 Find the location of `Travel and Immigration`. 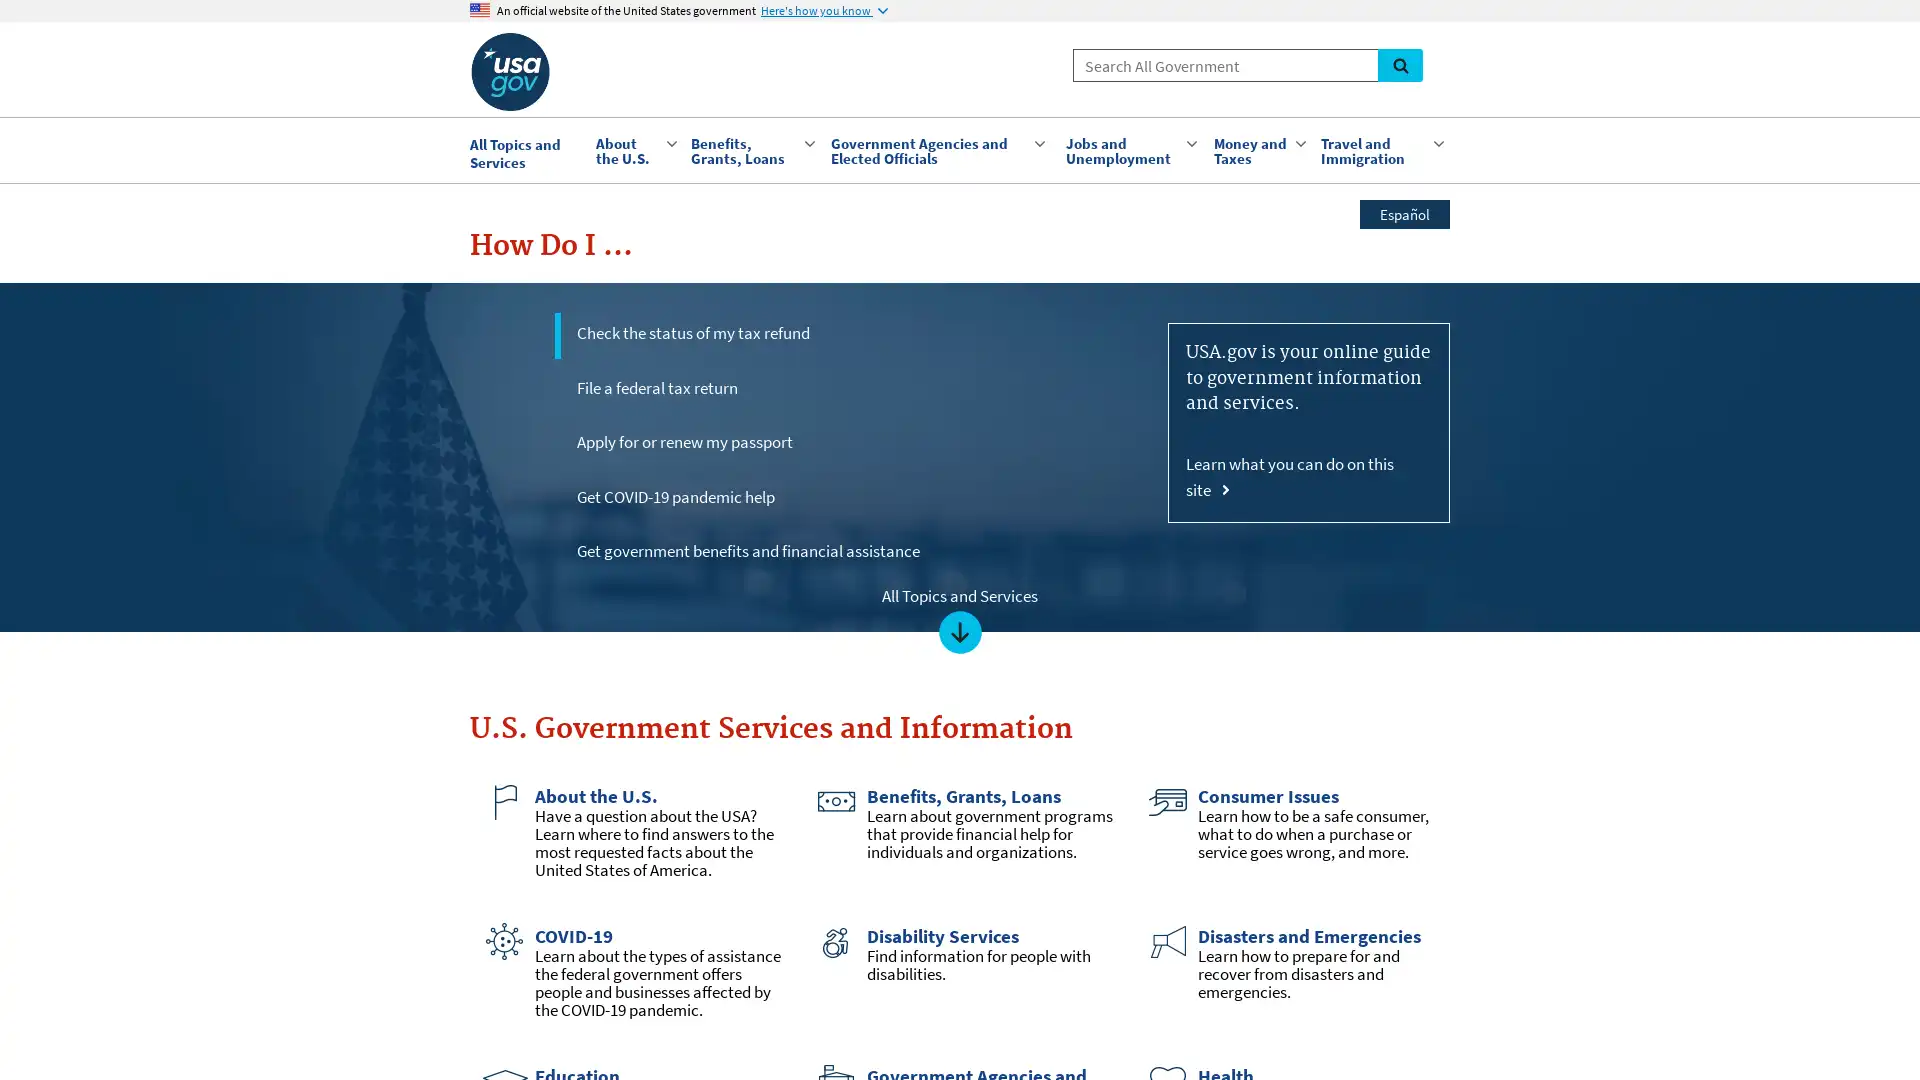

Travel and Immigration is located at coordinates (1379, 149).